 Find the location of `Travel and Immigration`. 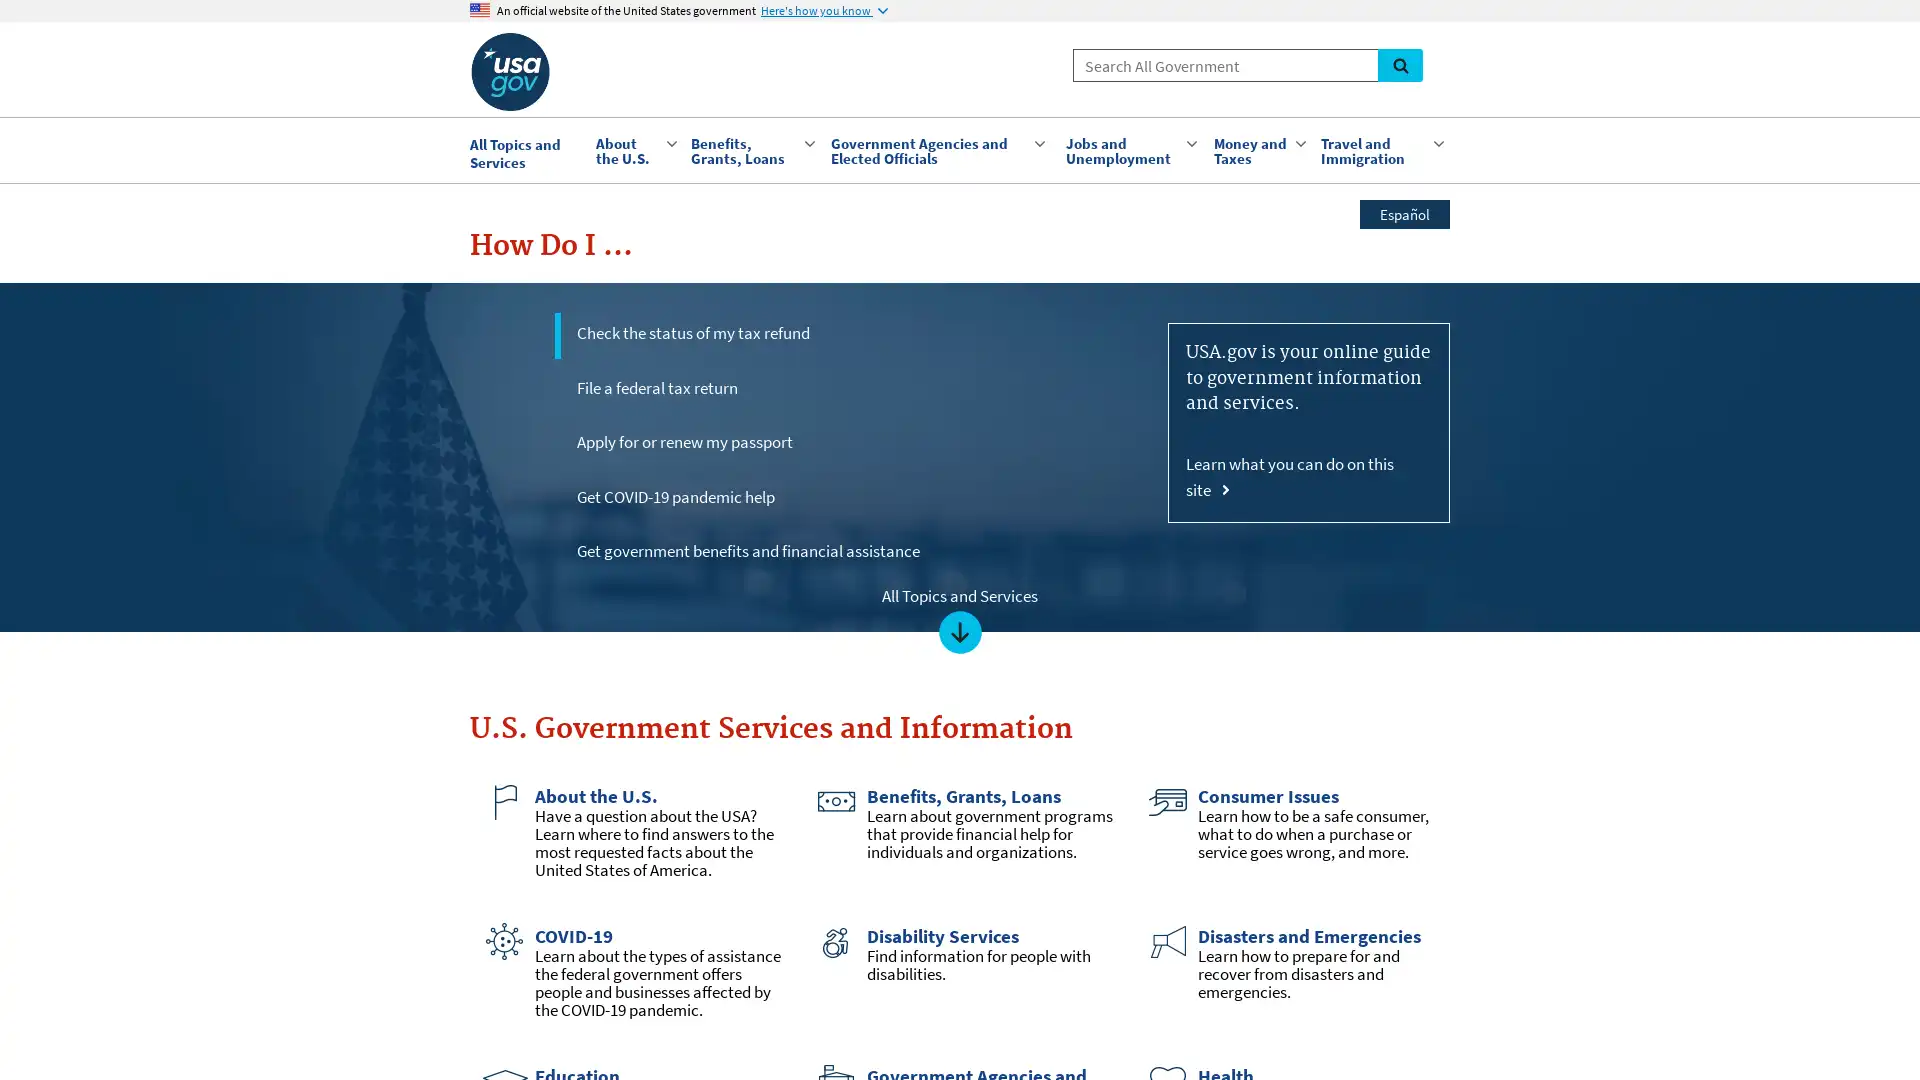

Travel and Immigration is located at coordinates (1379, 149).